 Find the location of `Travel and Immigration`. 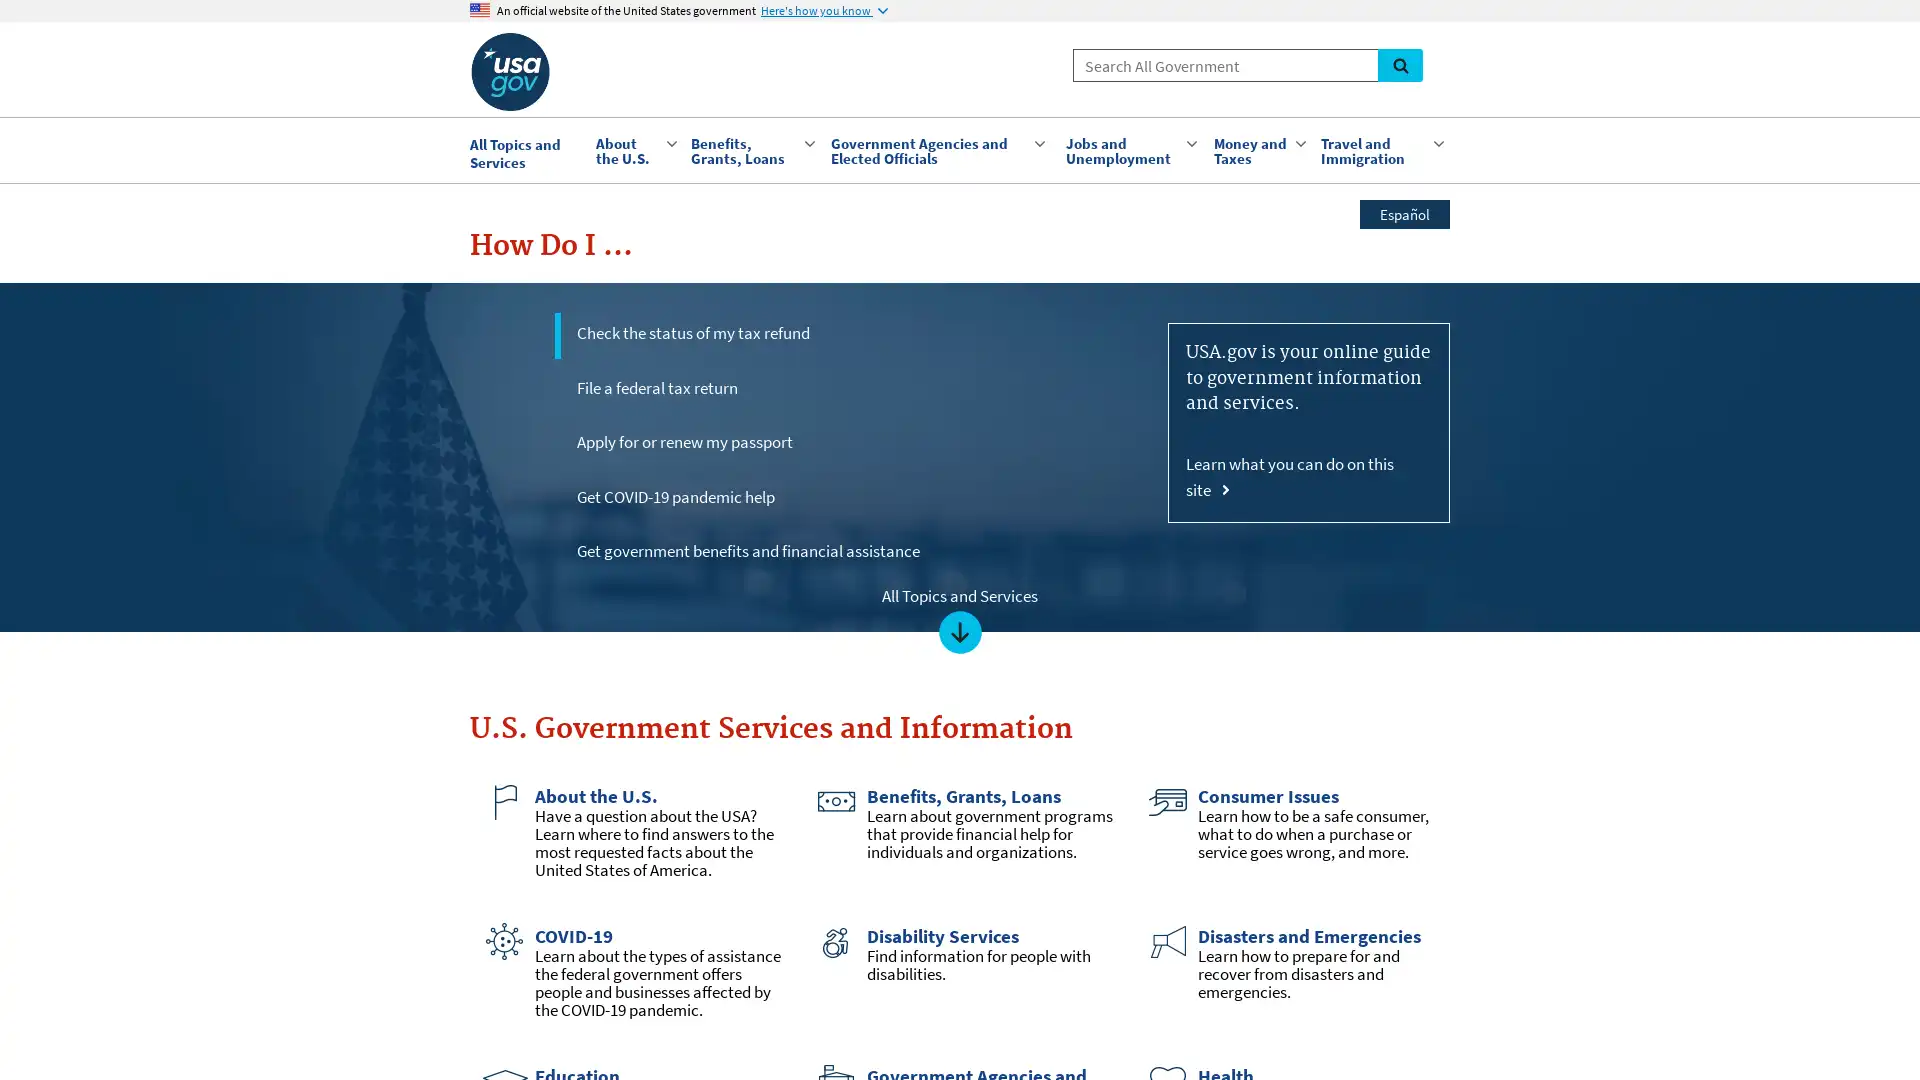

Travel and Immigration is located at coordinates (1379, 149).